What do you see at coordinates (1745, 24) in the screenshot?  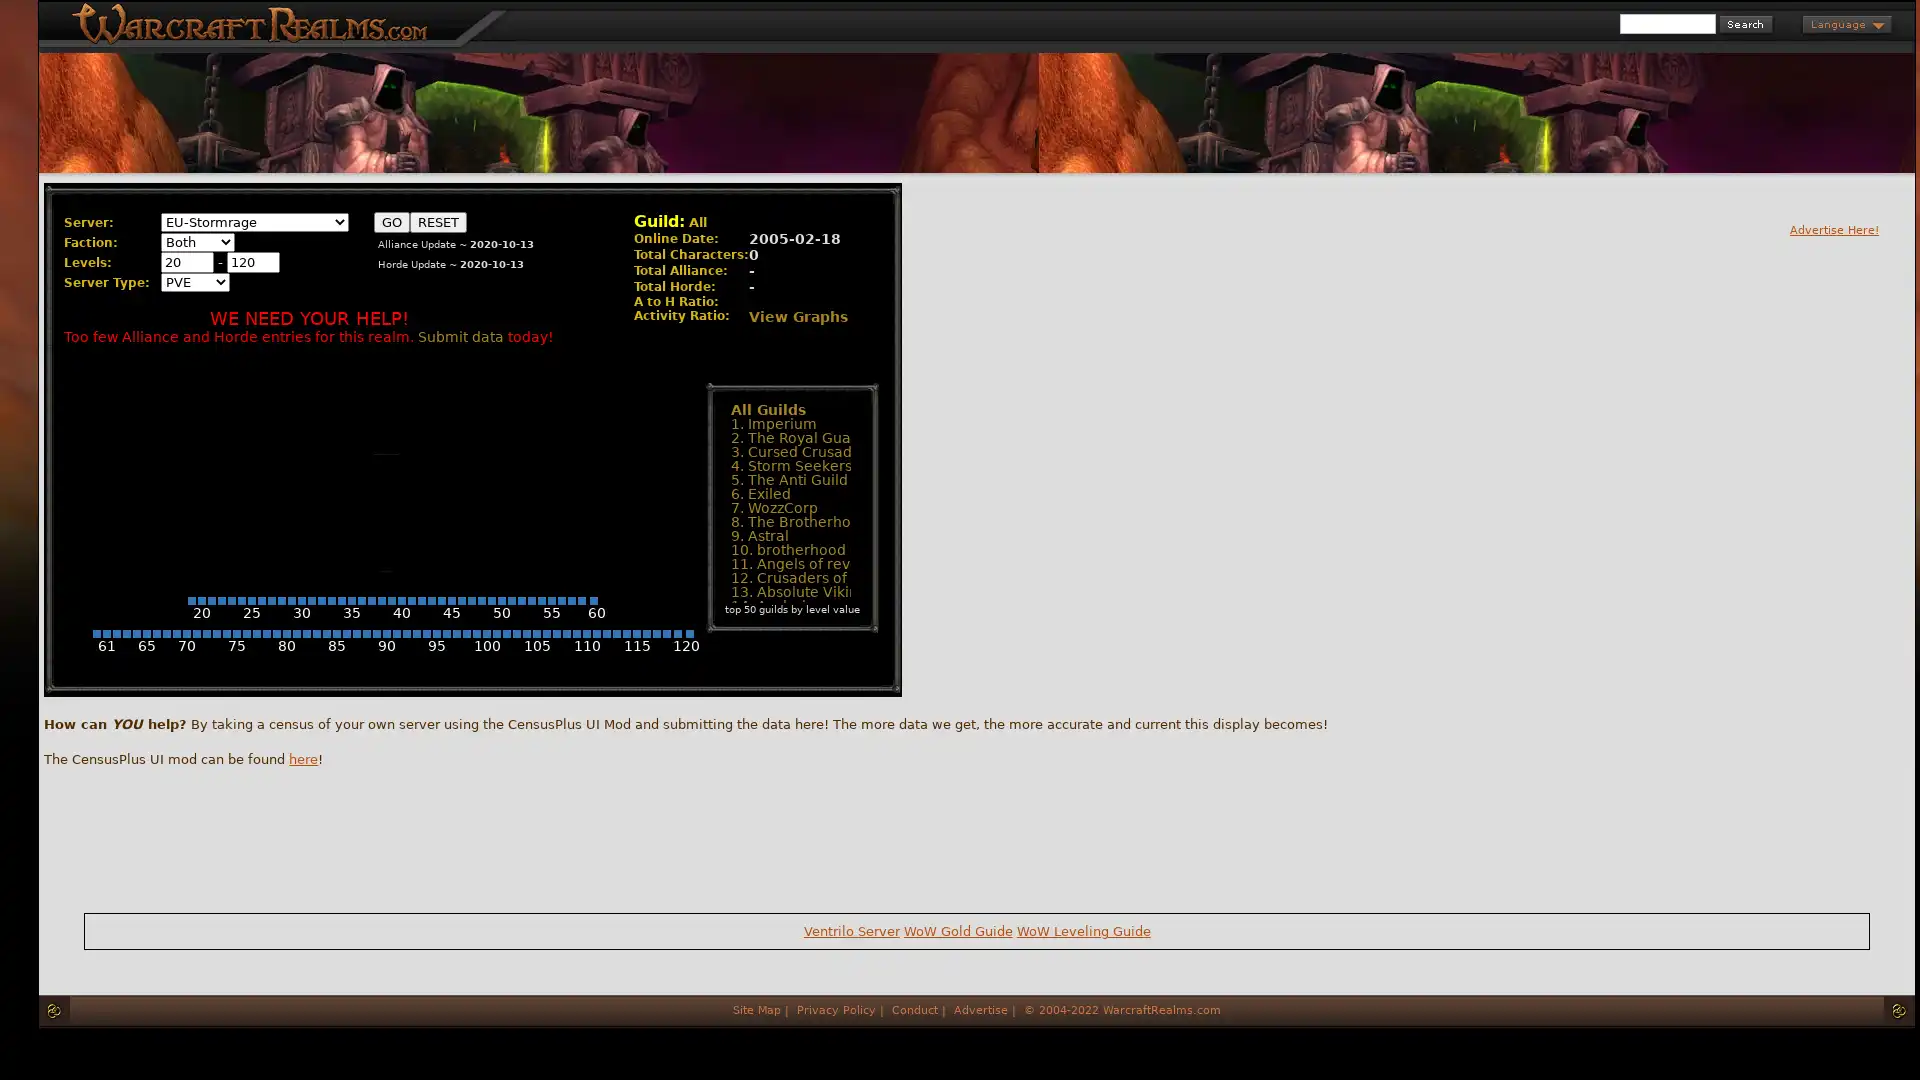 I see `Search` at bounding box center [1745, 24].